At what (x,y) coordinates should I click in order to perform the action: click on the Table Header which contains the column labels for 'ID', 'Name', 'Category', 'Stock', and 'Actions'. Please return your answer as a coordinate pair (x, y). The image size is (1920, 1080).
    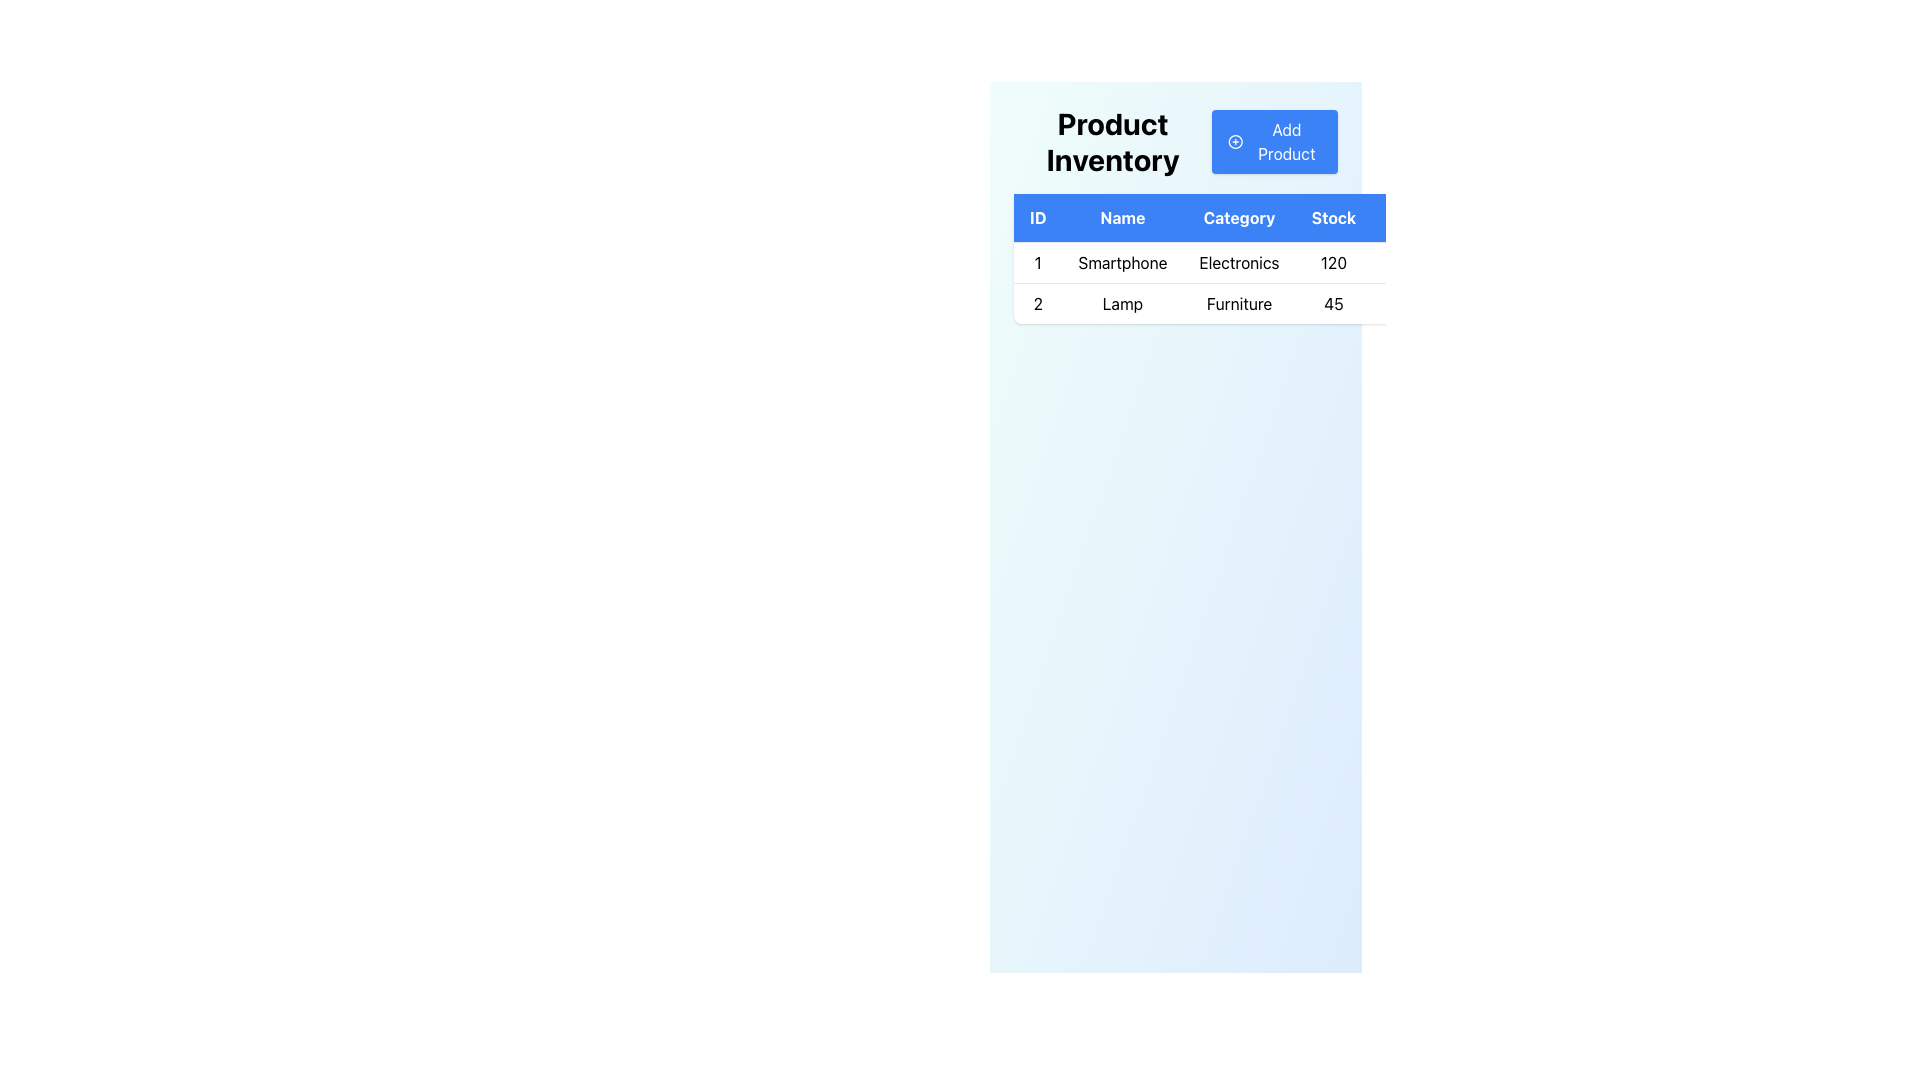
    Looking at the image, I should click on (1237, 218).